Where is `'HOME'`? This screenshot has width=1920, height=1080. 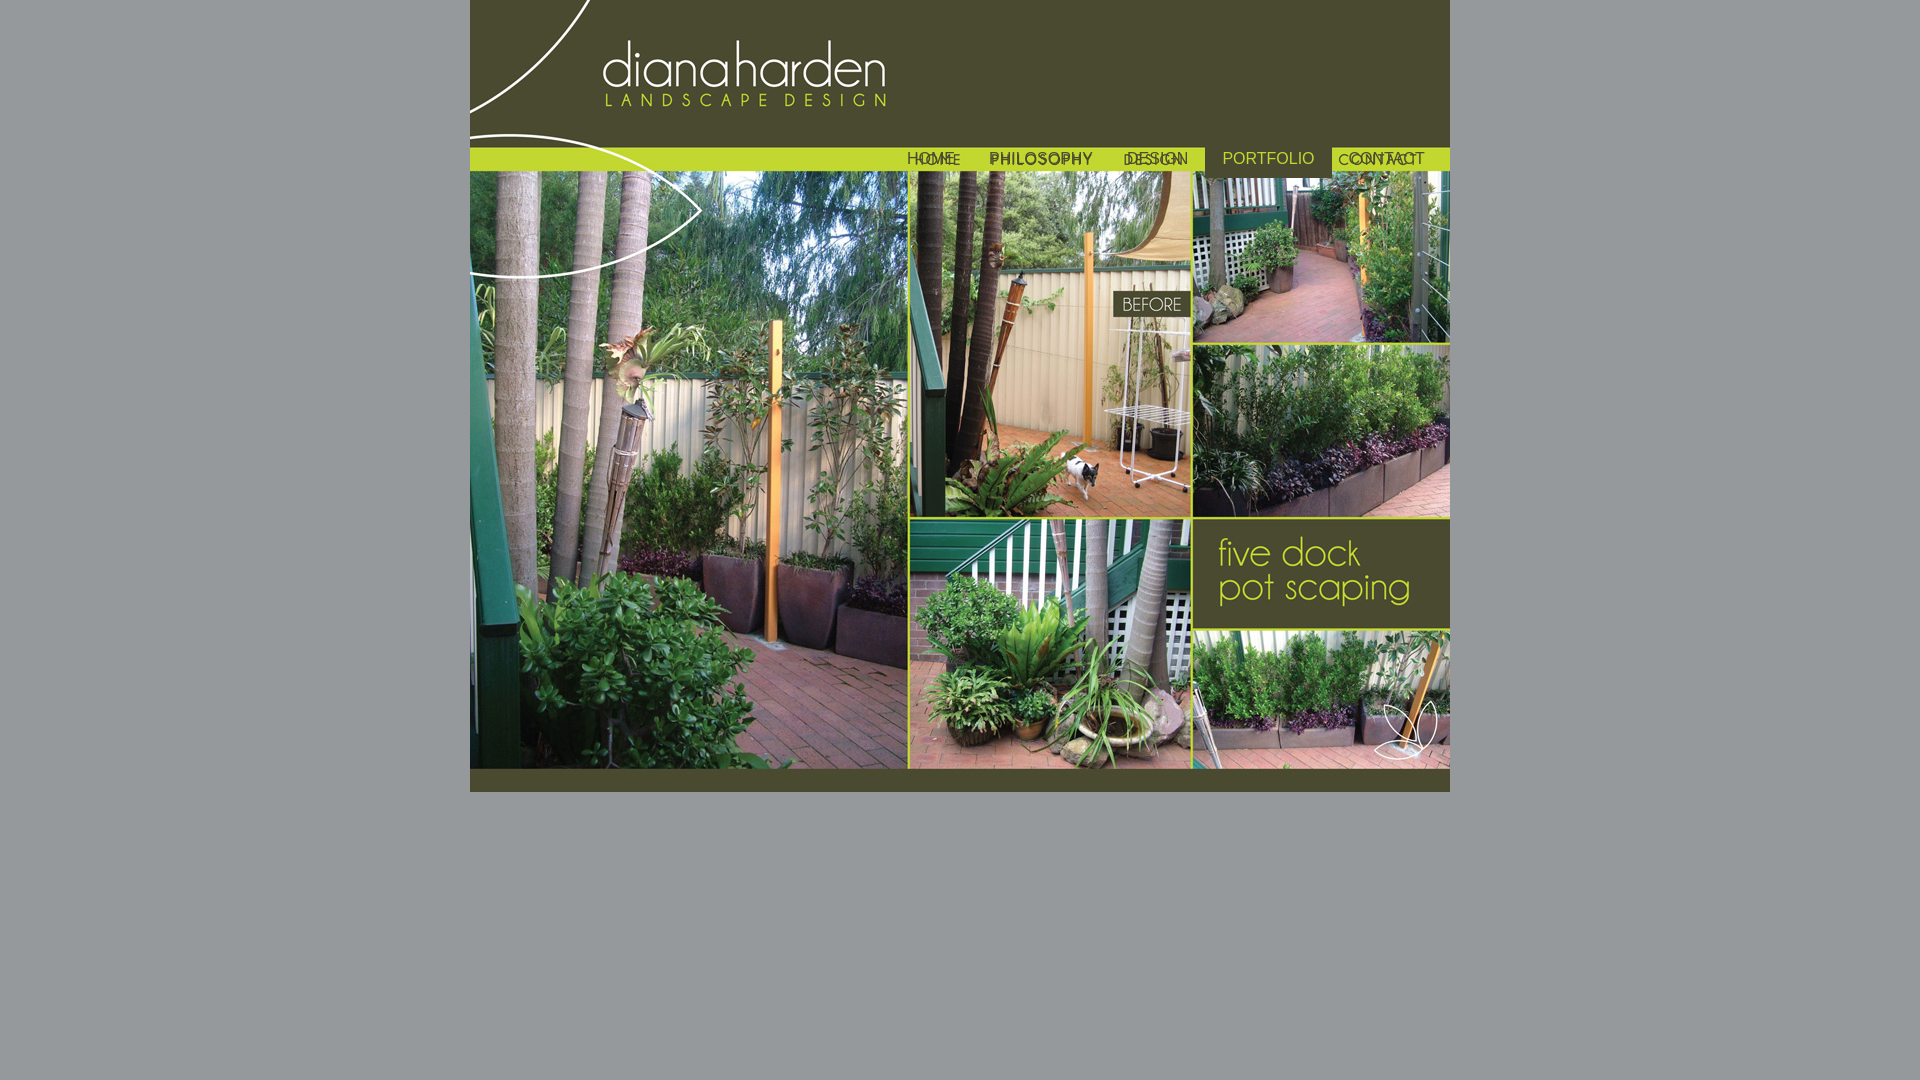 'HOME' is located at coordinates (930, 160).